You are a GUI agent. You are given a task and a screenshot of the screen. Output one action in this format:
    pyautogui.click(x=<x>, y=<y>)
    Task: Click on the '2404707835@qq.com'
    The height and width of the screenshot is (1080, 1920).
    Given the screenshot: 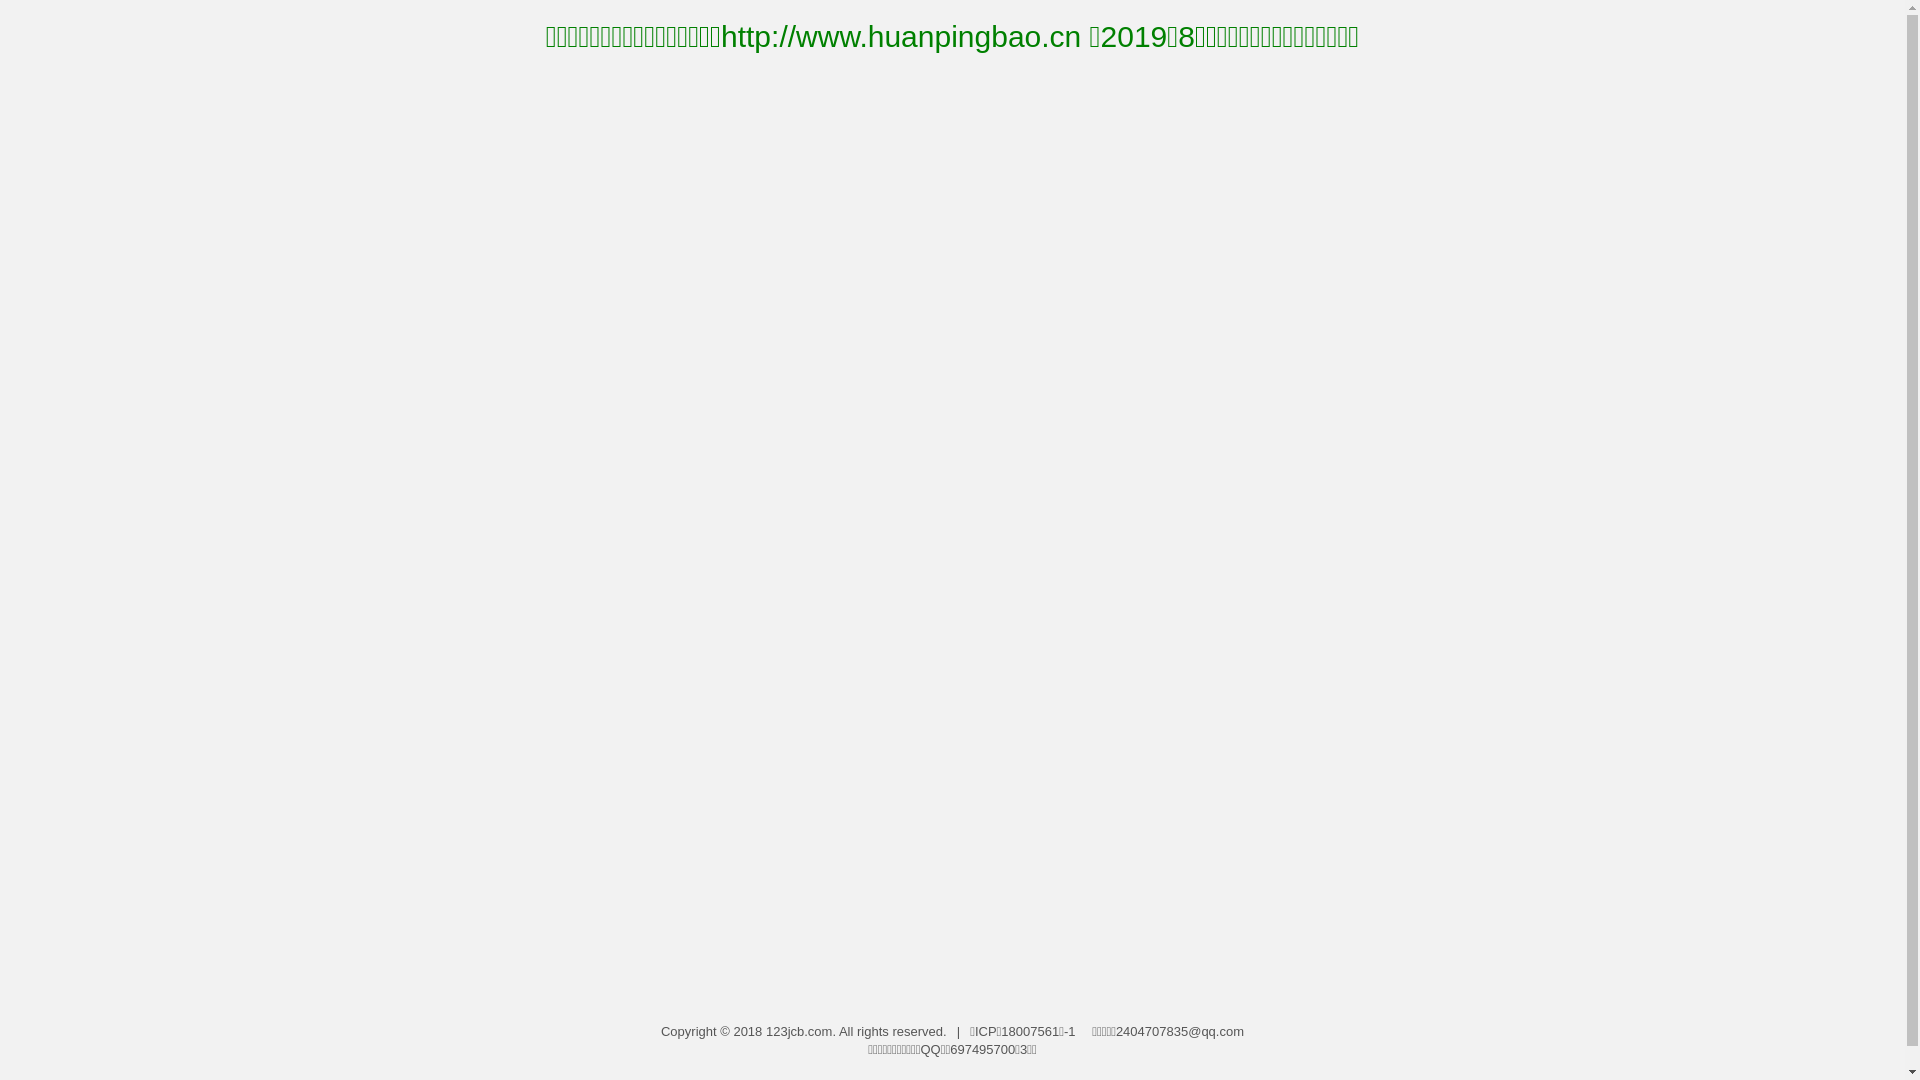 What is the action you would take?
    pyautogui.click(x=1180, y=1031)
    